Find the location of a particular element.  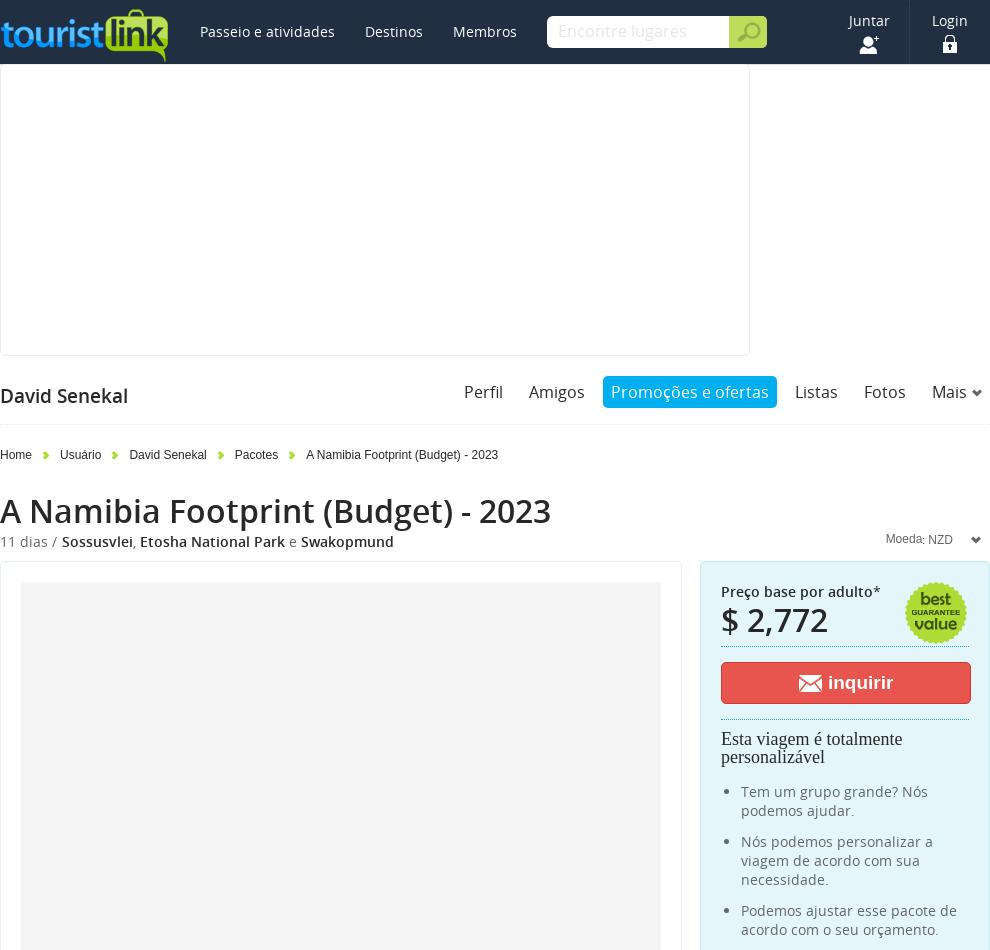

'Nós podemos personalizar a viagem de acordo com sua necessidade.' is located at coordinates (836, 859).